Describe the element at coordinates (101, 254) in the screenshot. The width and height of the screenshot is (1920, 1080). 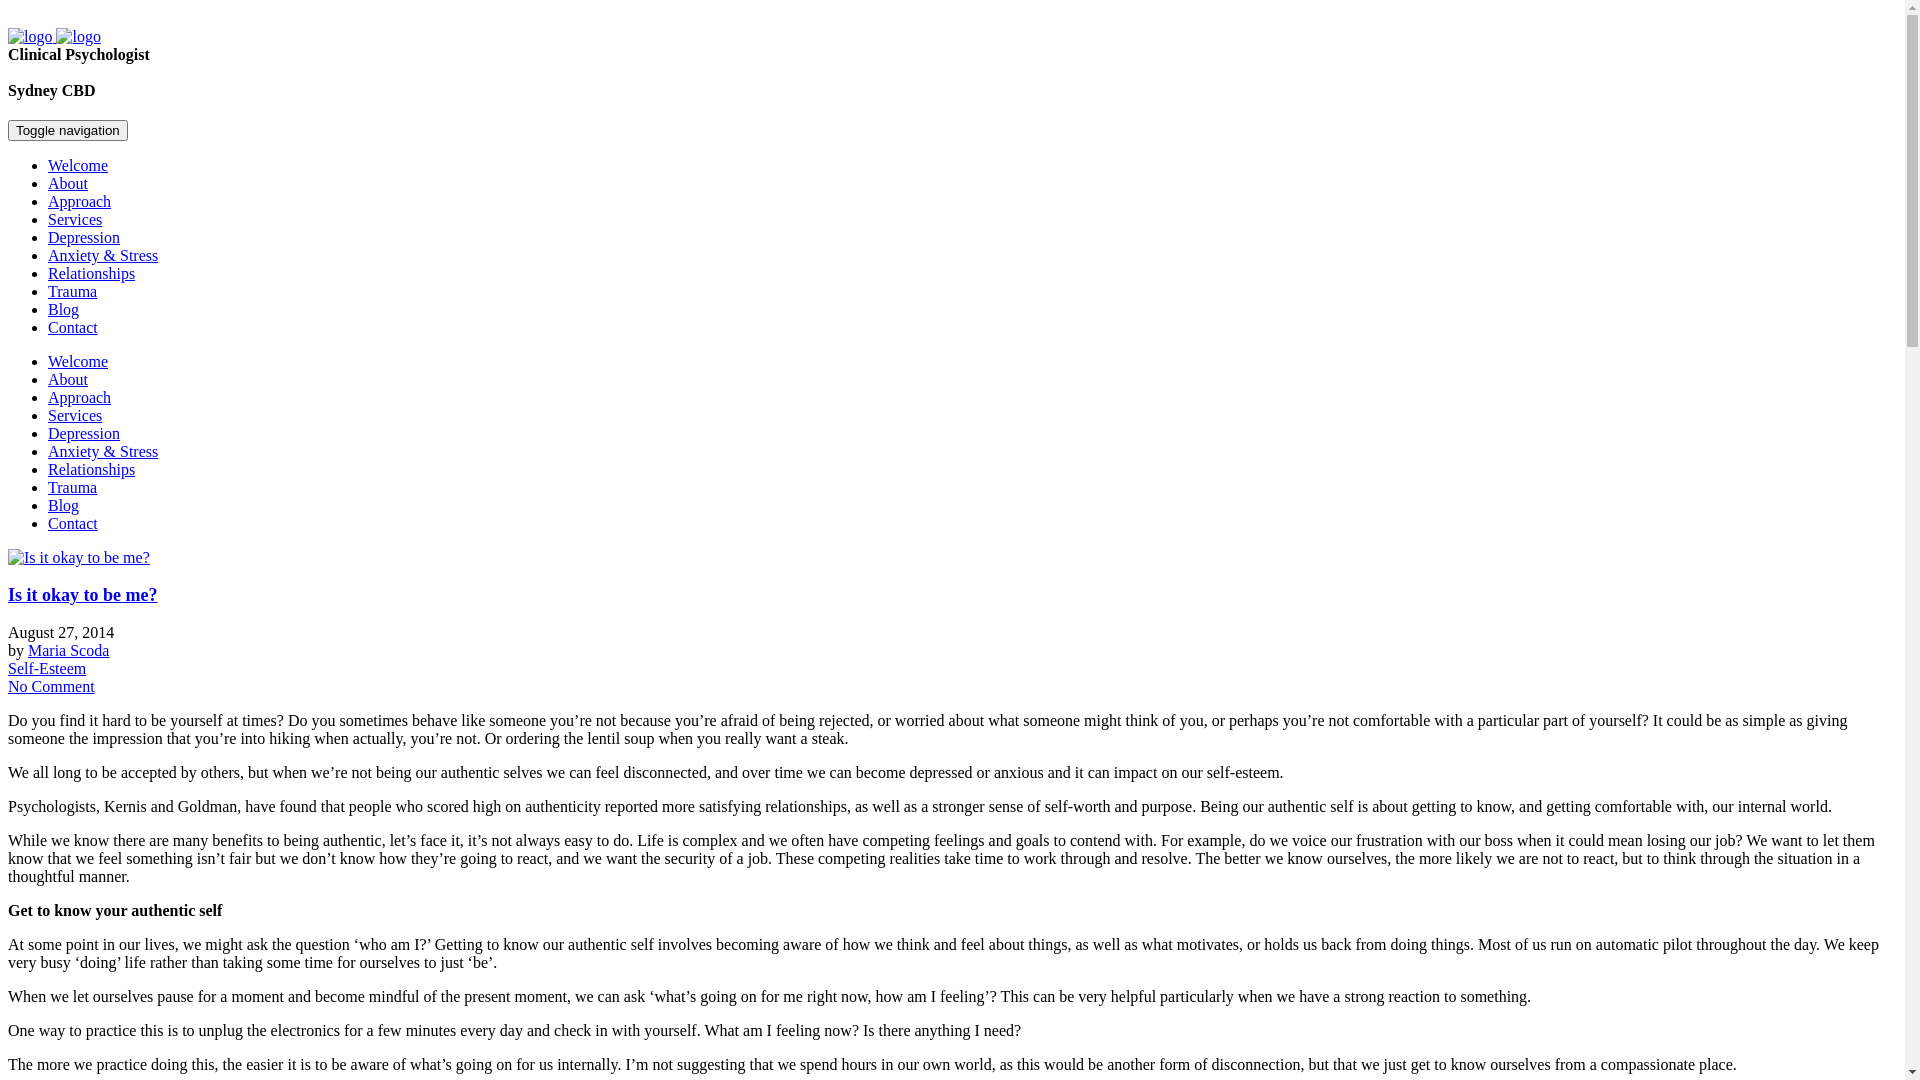
I see `'Anxiety & Stress'` at that location.